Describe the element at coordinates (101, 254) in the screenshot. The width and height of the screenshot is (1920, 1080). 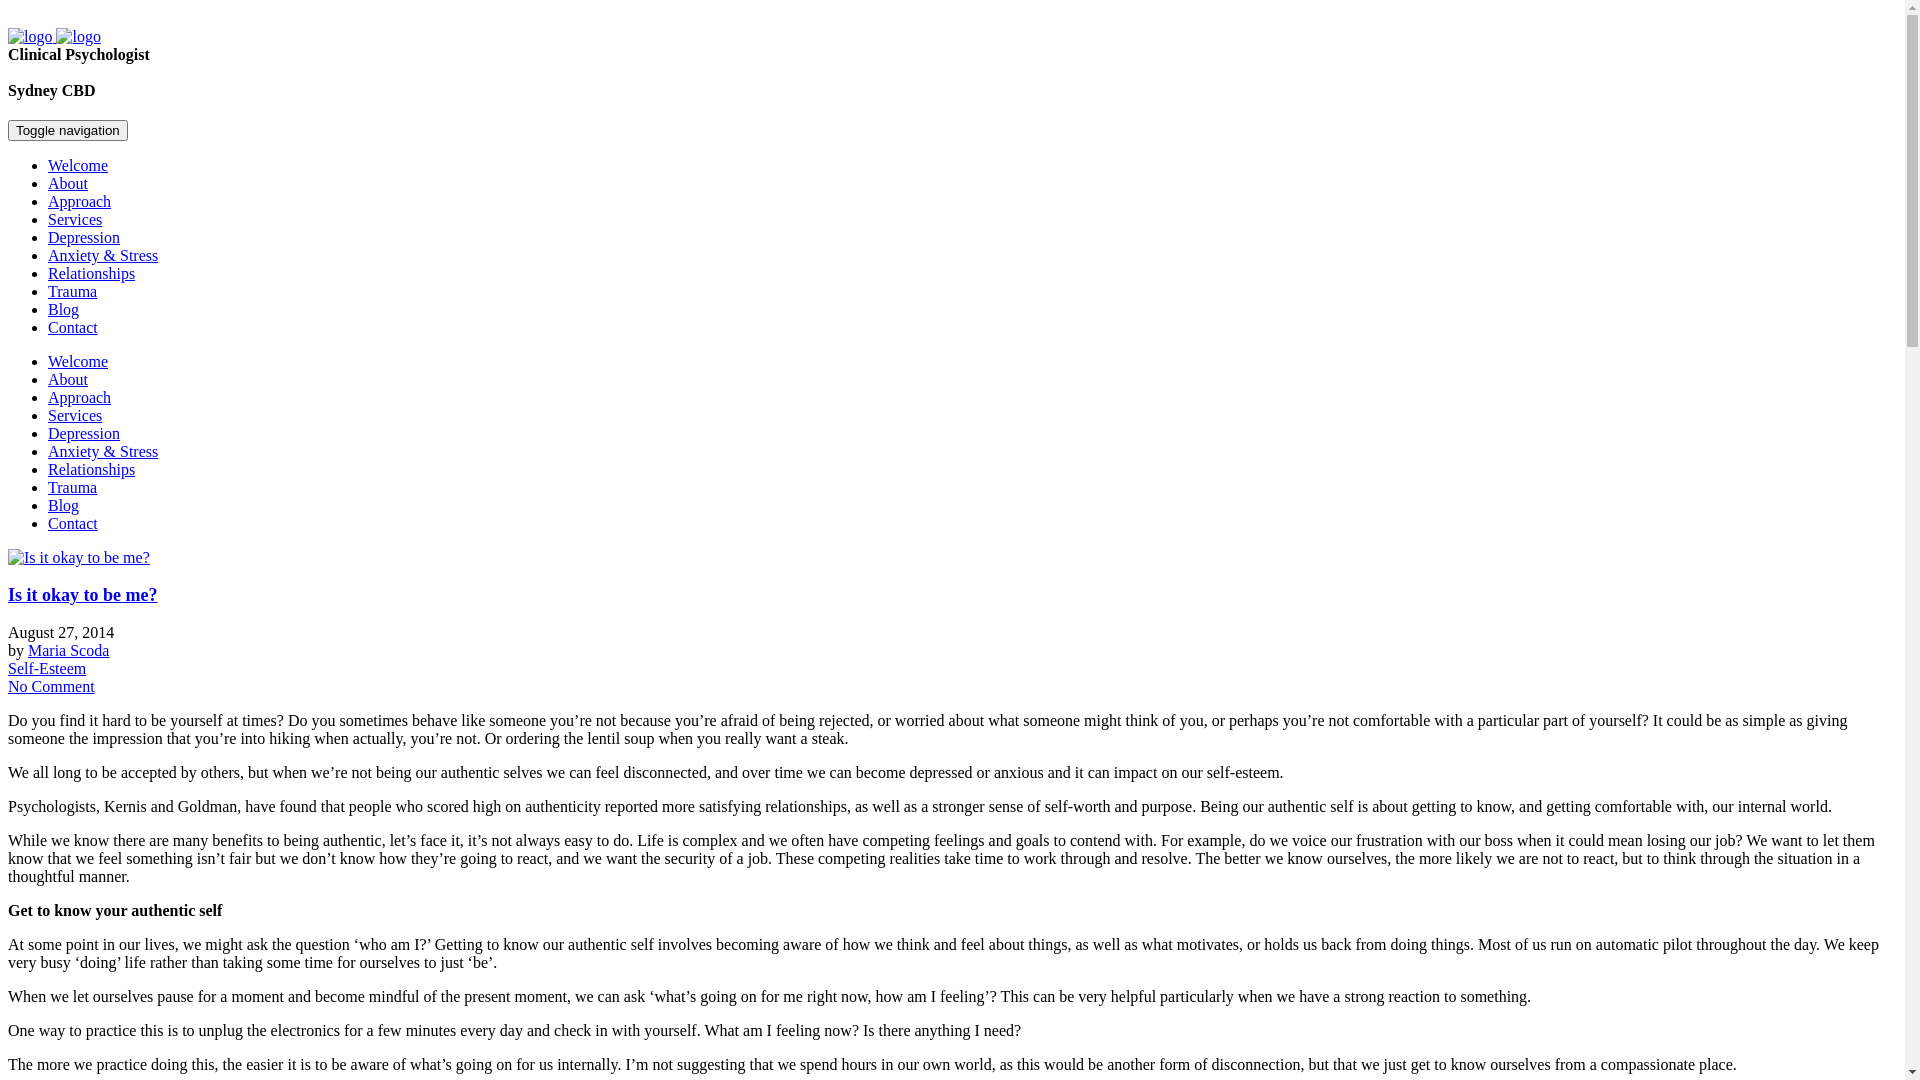
I see `'Anxiety & Stress'` at that location.